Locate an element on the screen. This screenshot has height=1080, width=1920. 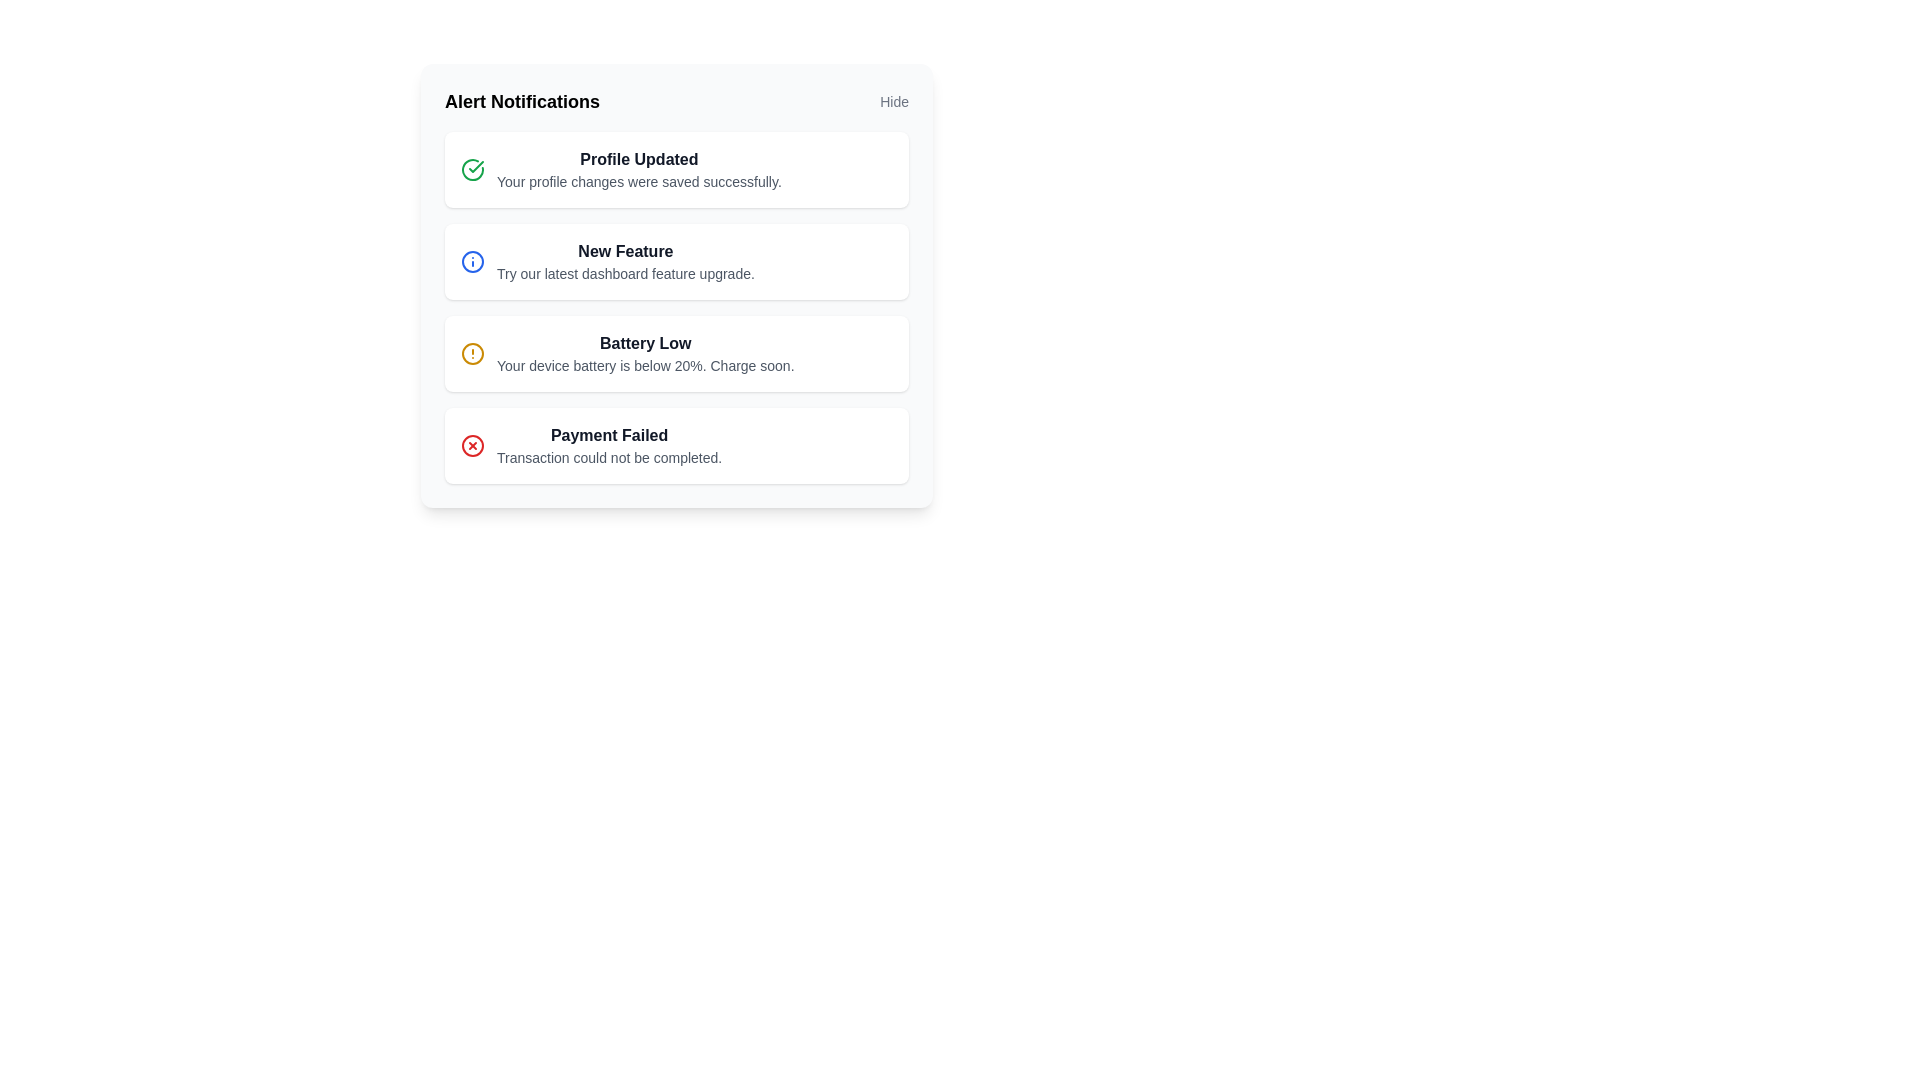
text content of the informational text block located to the right of a blue circular icon in the second row of the alert notification list is located at coordinates (624, 261).